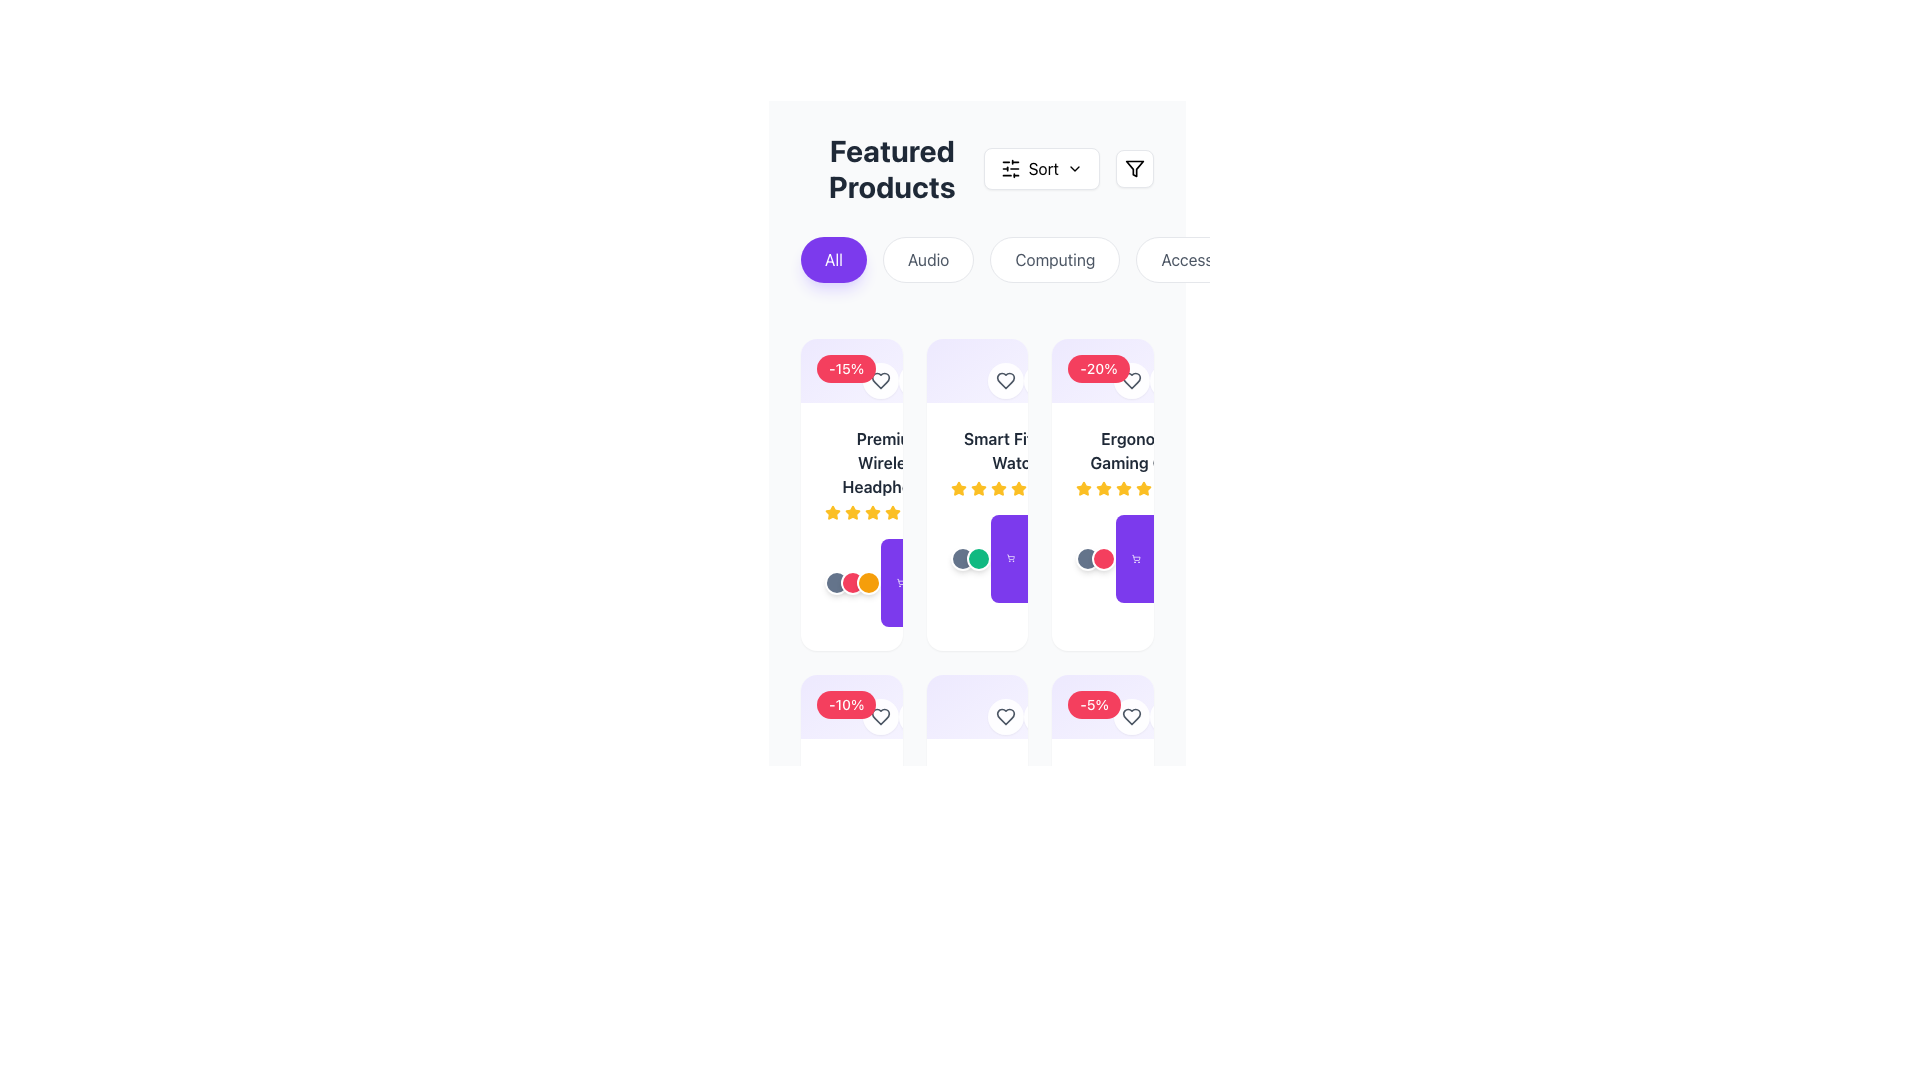 The height and width of the screenshot is (1080, 1920). What do you see at coordinates (889, 474) in the screenshot?
I see `the Label and rating indicator element located in the first column of the product grid, situated below the discount badge ('-15%') and above the product color options, to read its content` at bounding box center [889, 474].